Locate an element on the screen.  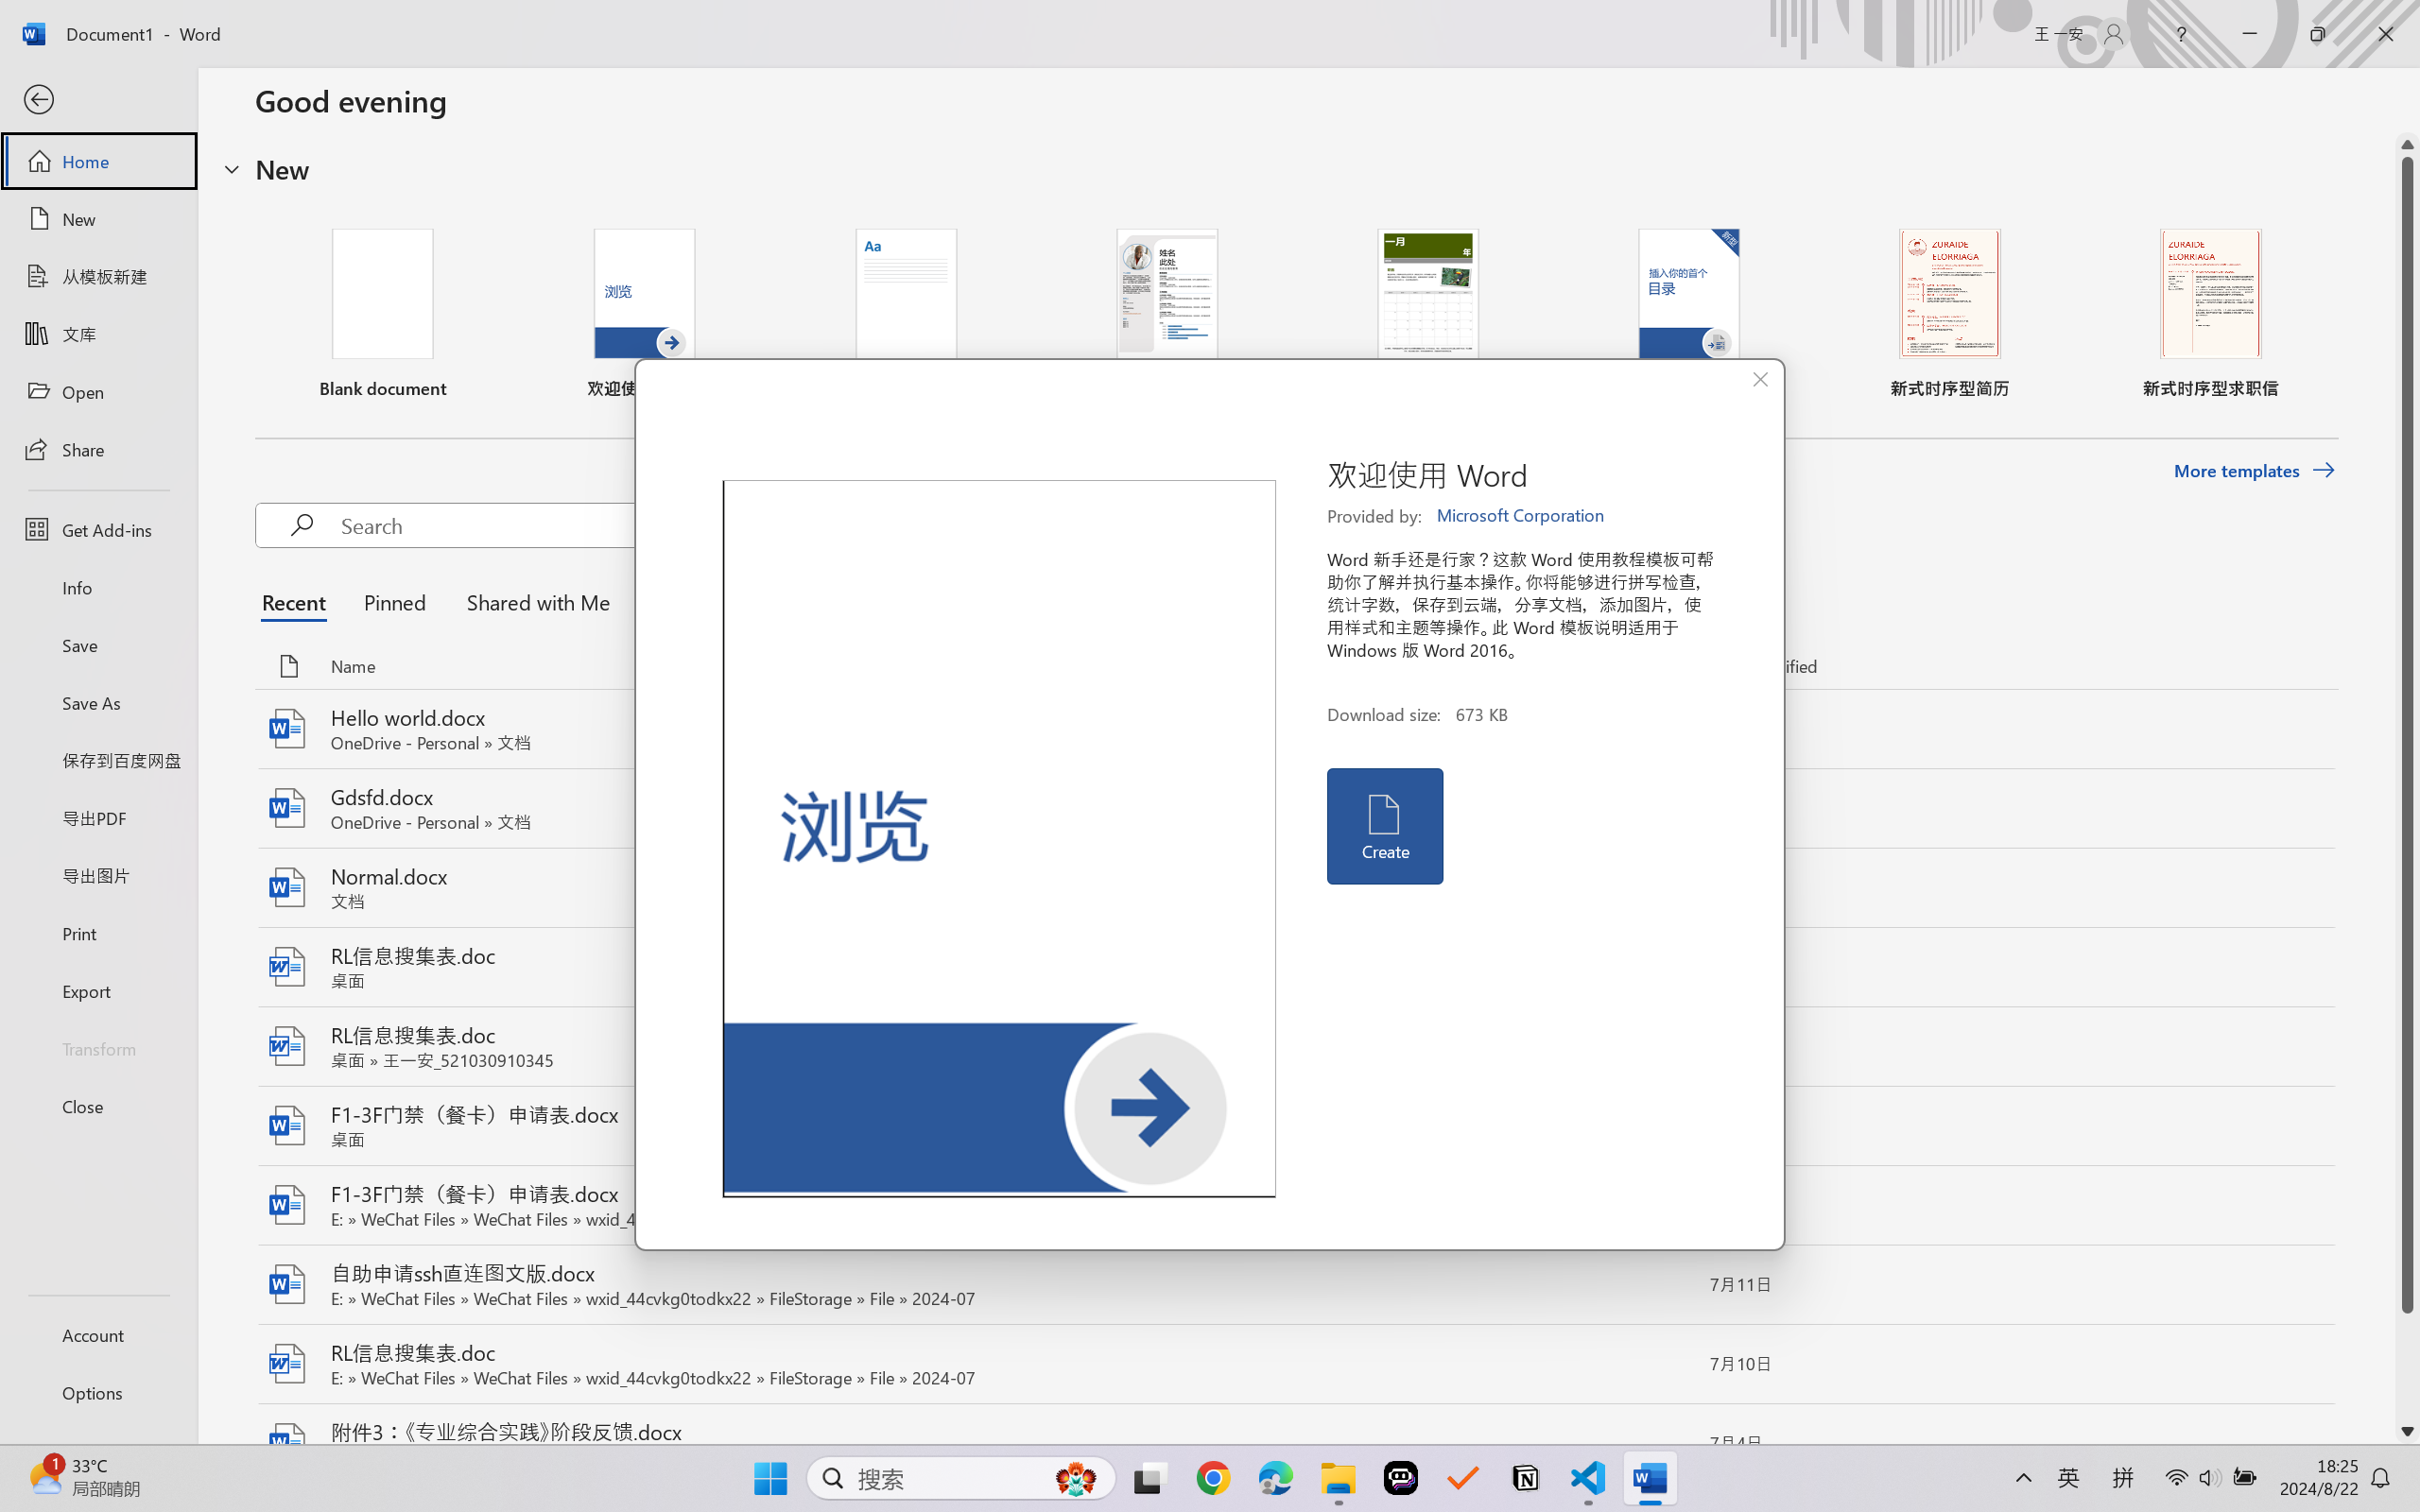
'Shared with Me' is located at coordinates (532, 601).